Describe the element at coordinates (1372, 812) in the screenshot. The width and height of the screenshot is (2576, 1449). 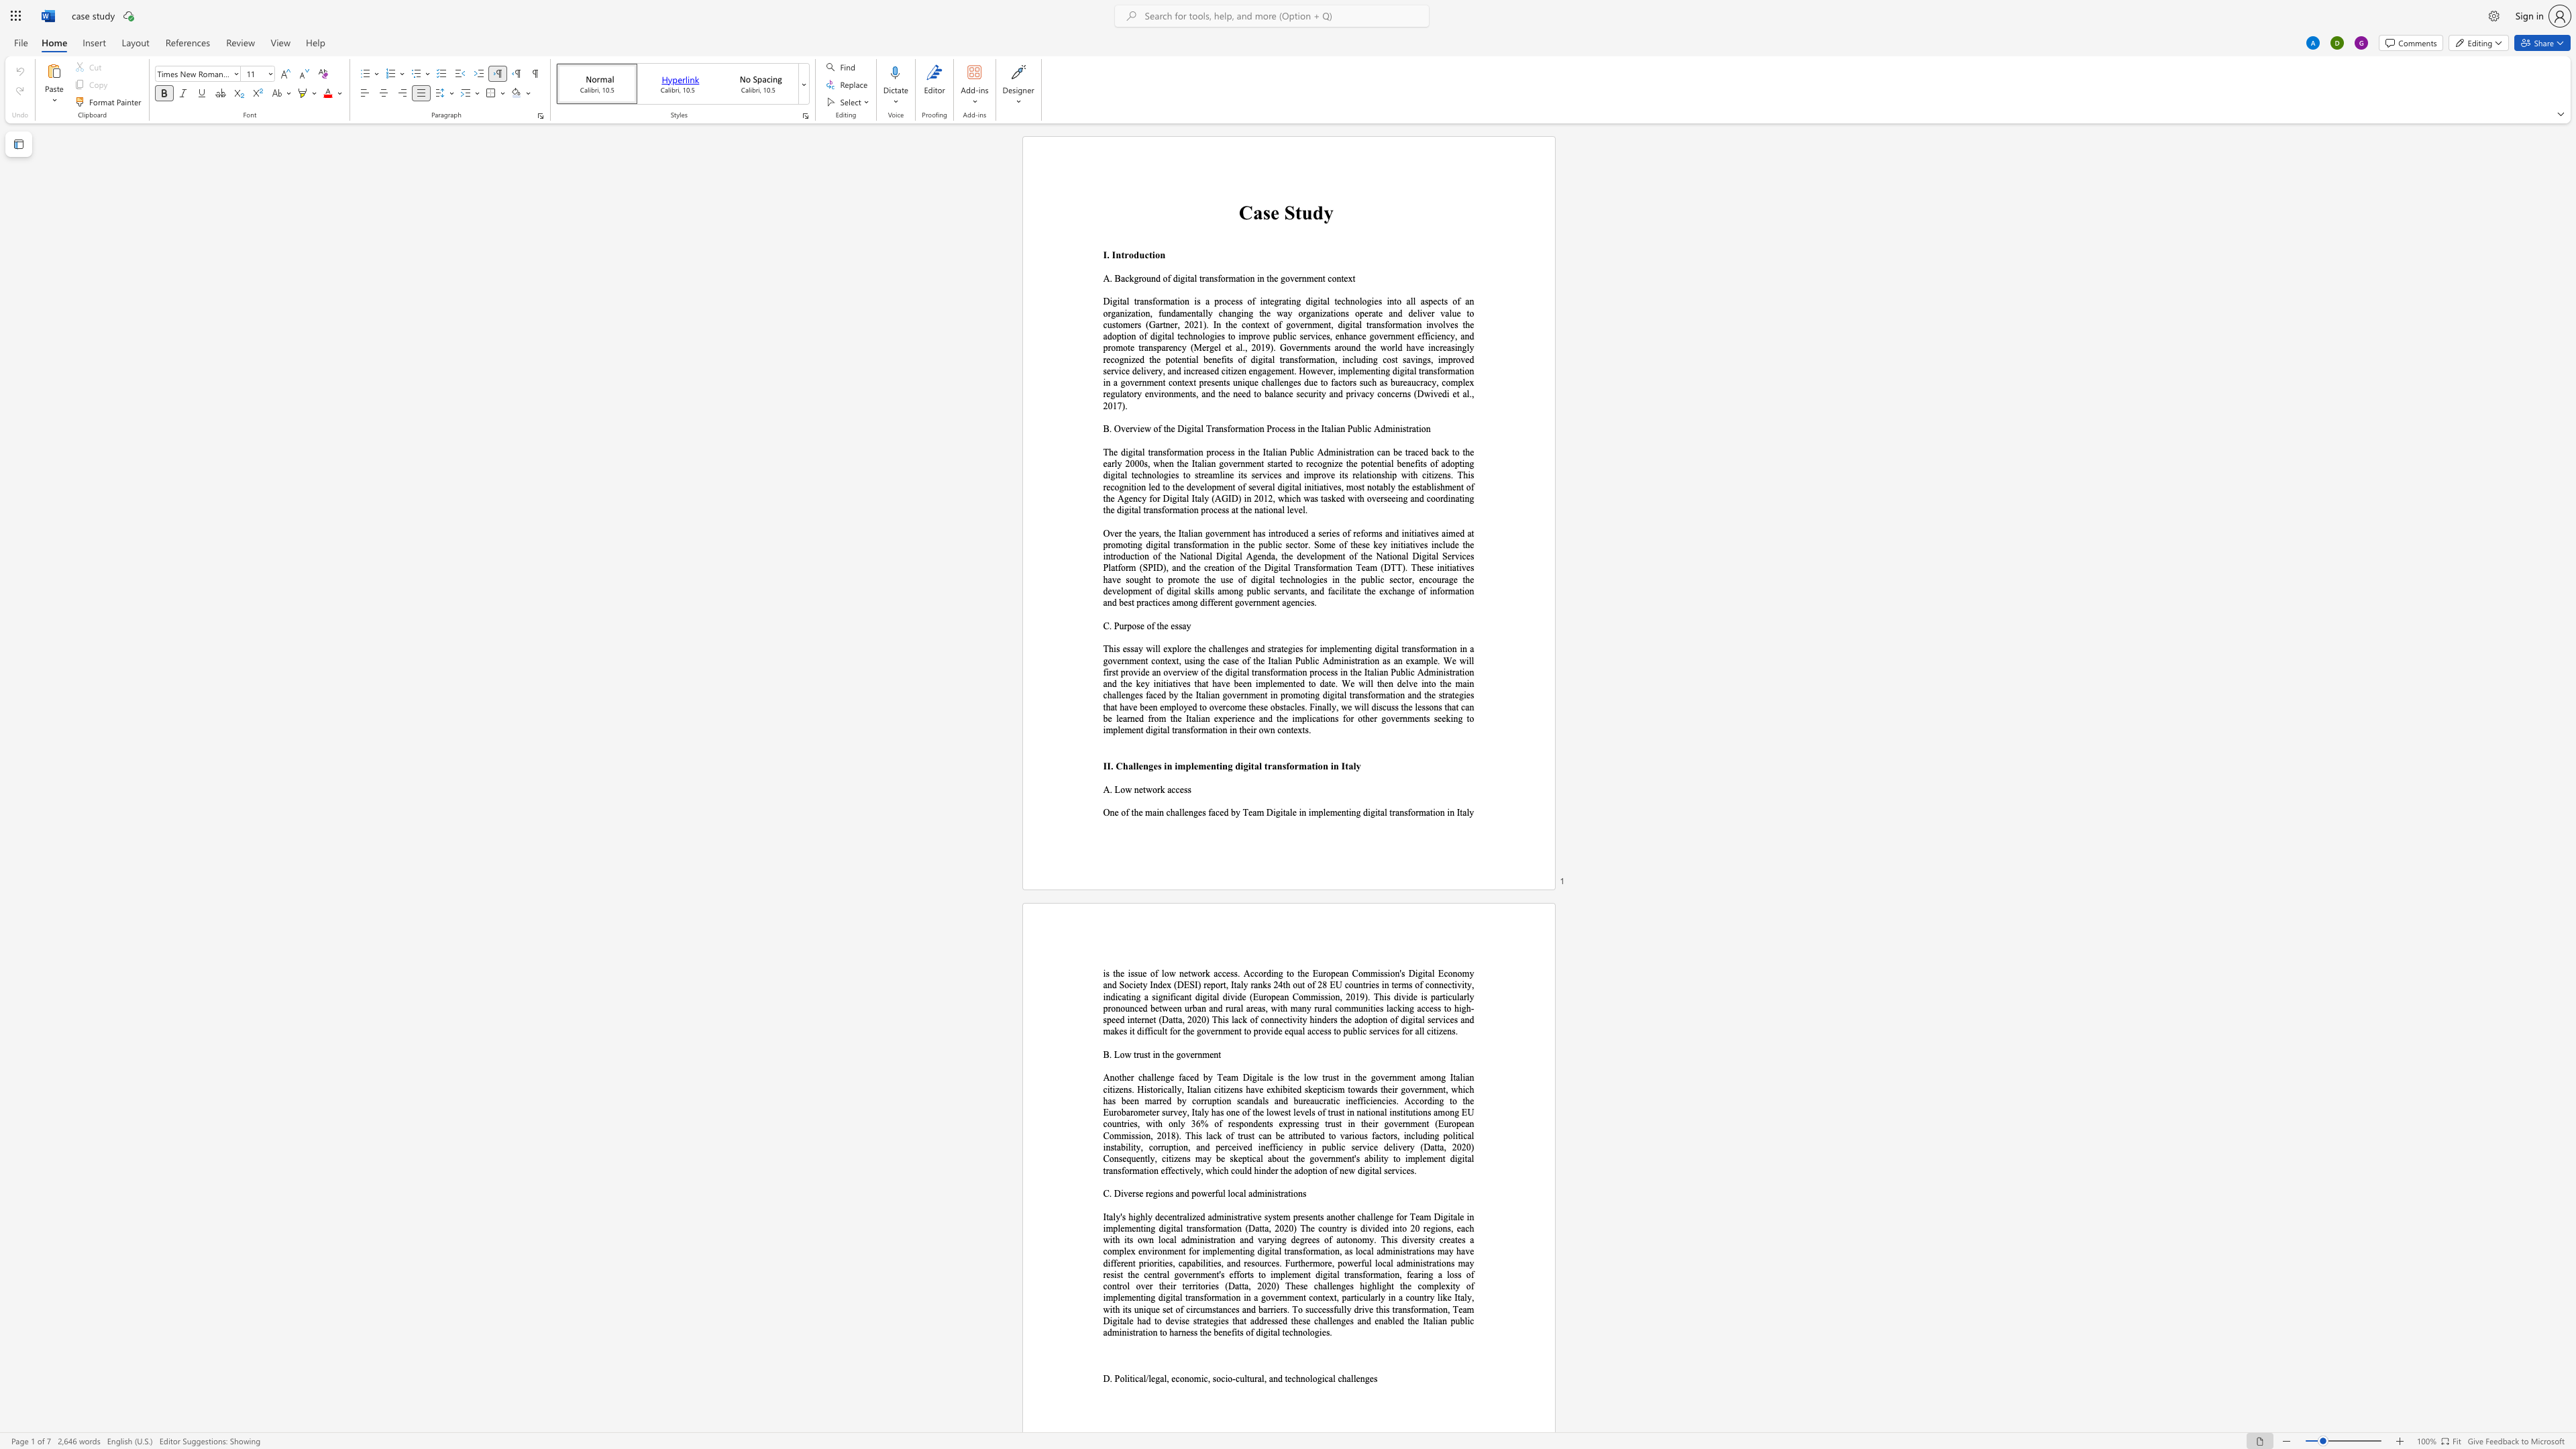
I see `the 4th character "g" in the text` at that location.